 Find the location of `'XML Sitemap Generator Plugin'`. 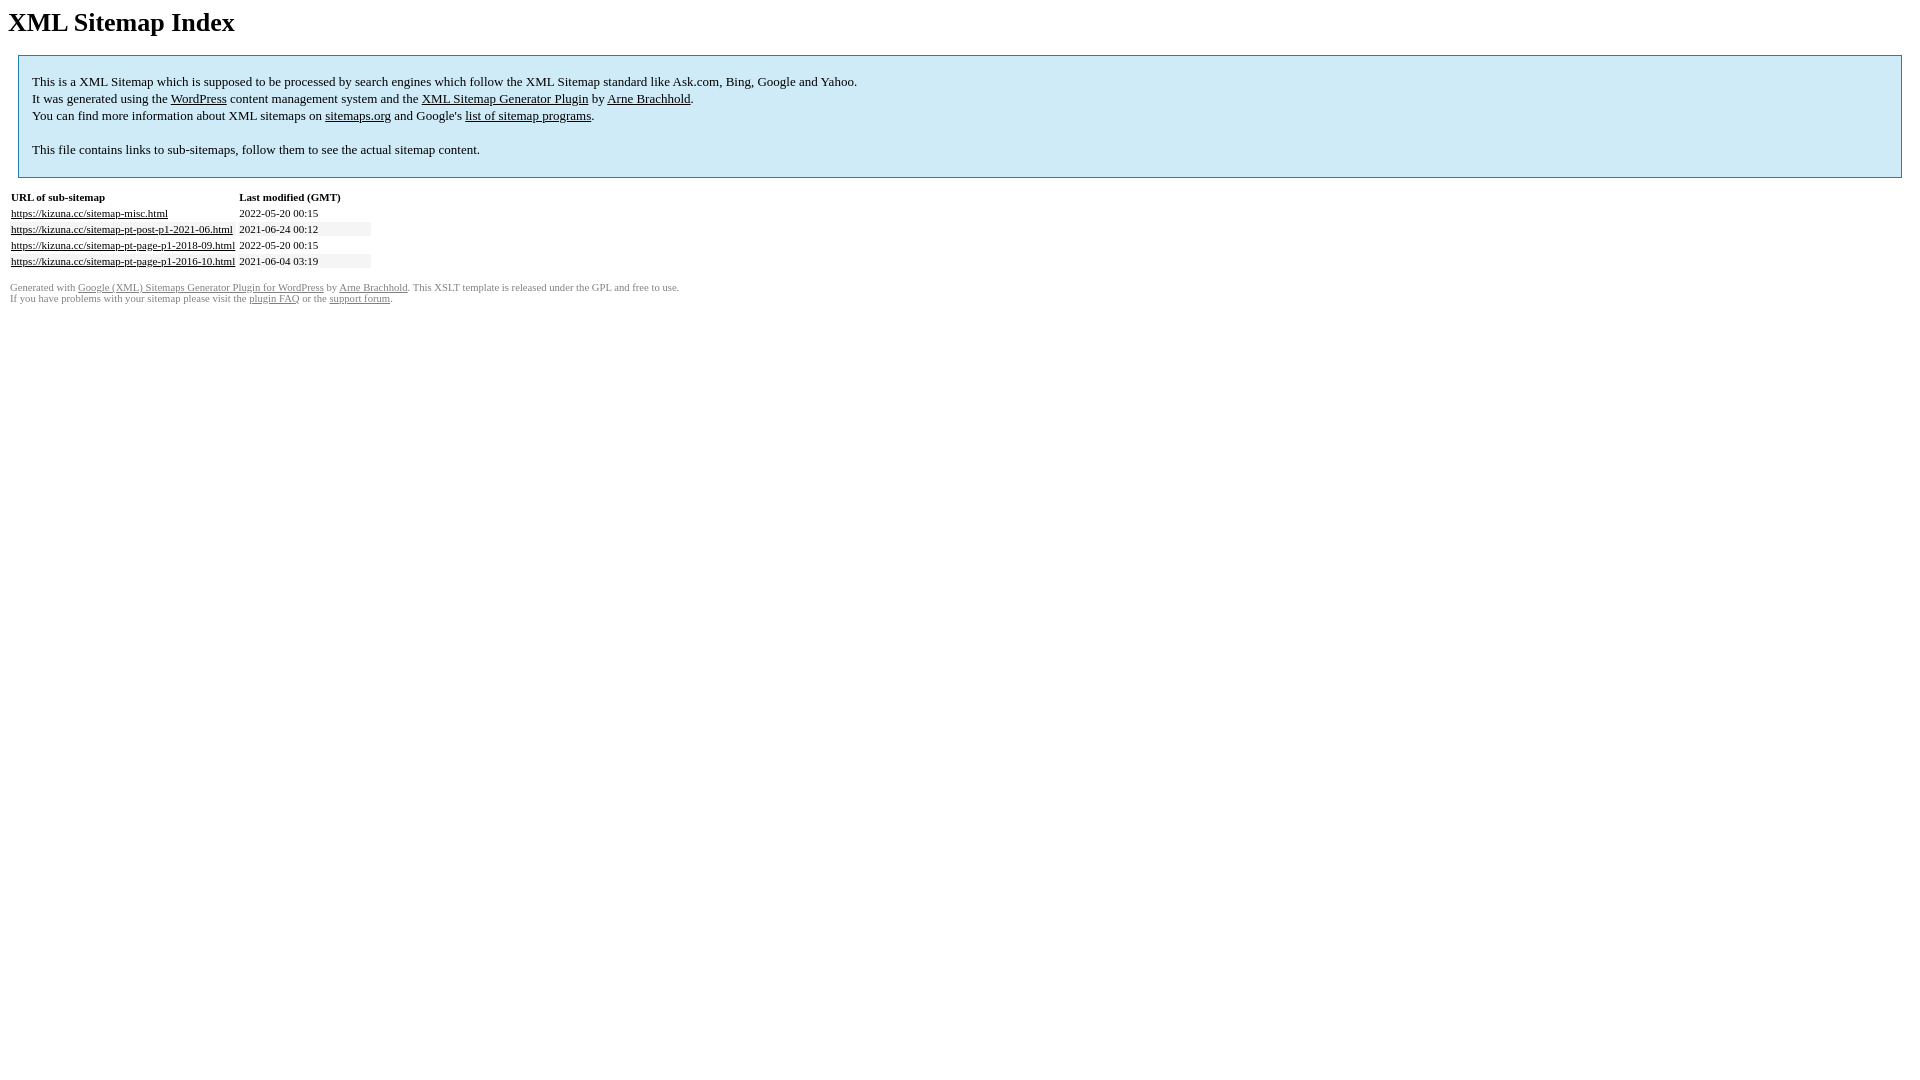

'XML Sitemap Generator Plugin' is located at coordinates (505, 98).